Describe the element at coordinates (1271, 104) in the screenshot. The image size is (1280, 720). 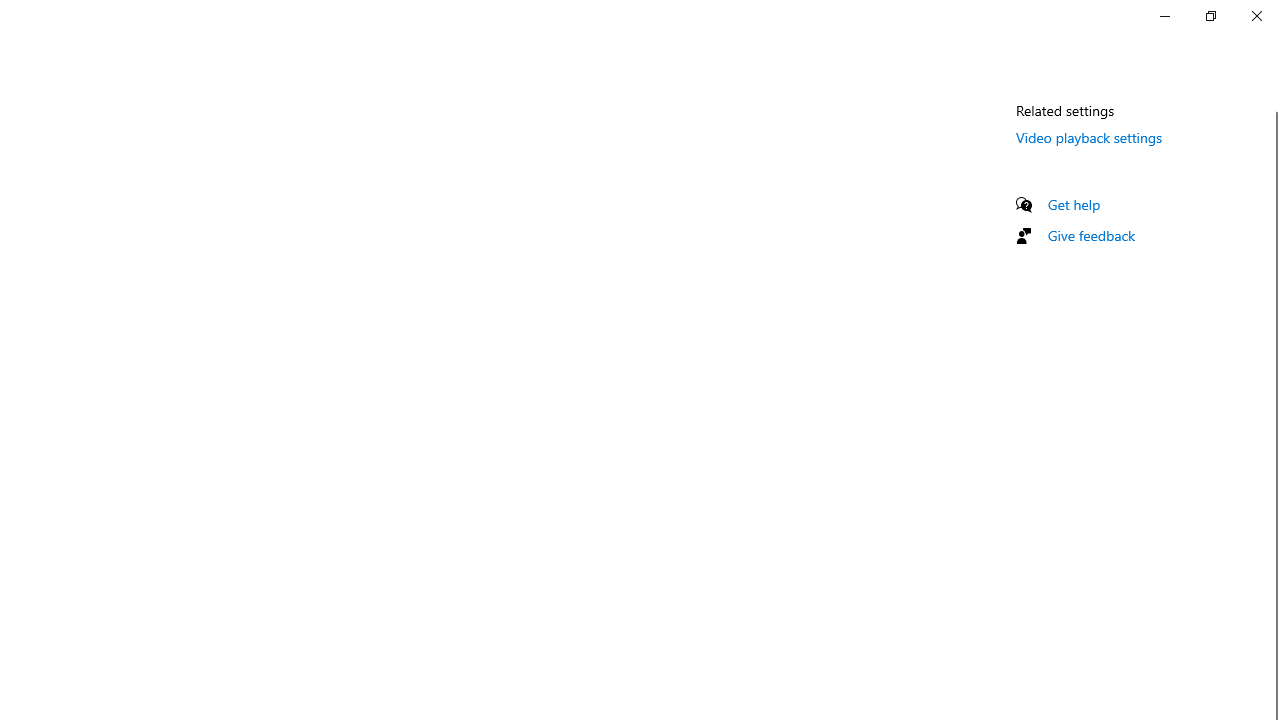
I see `'Vertical Small Decrease'` at that location.